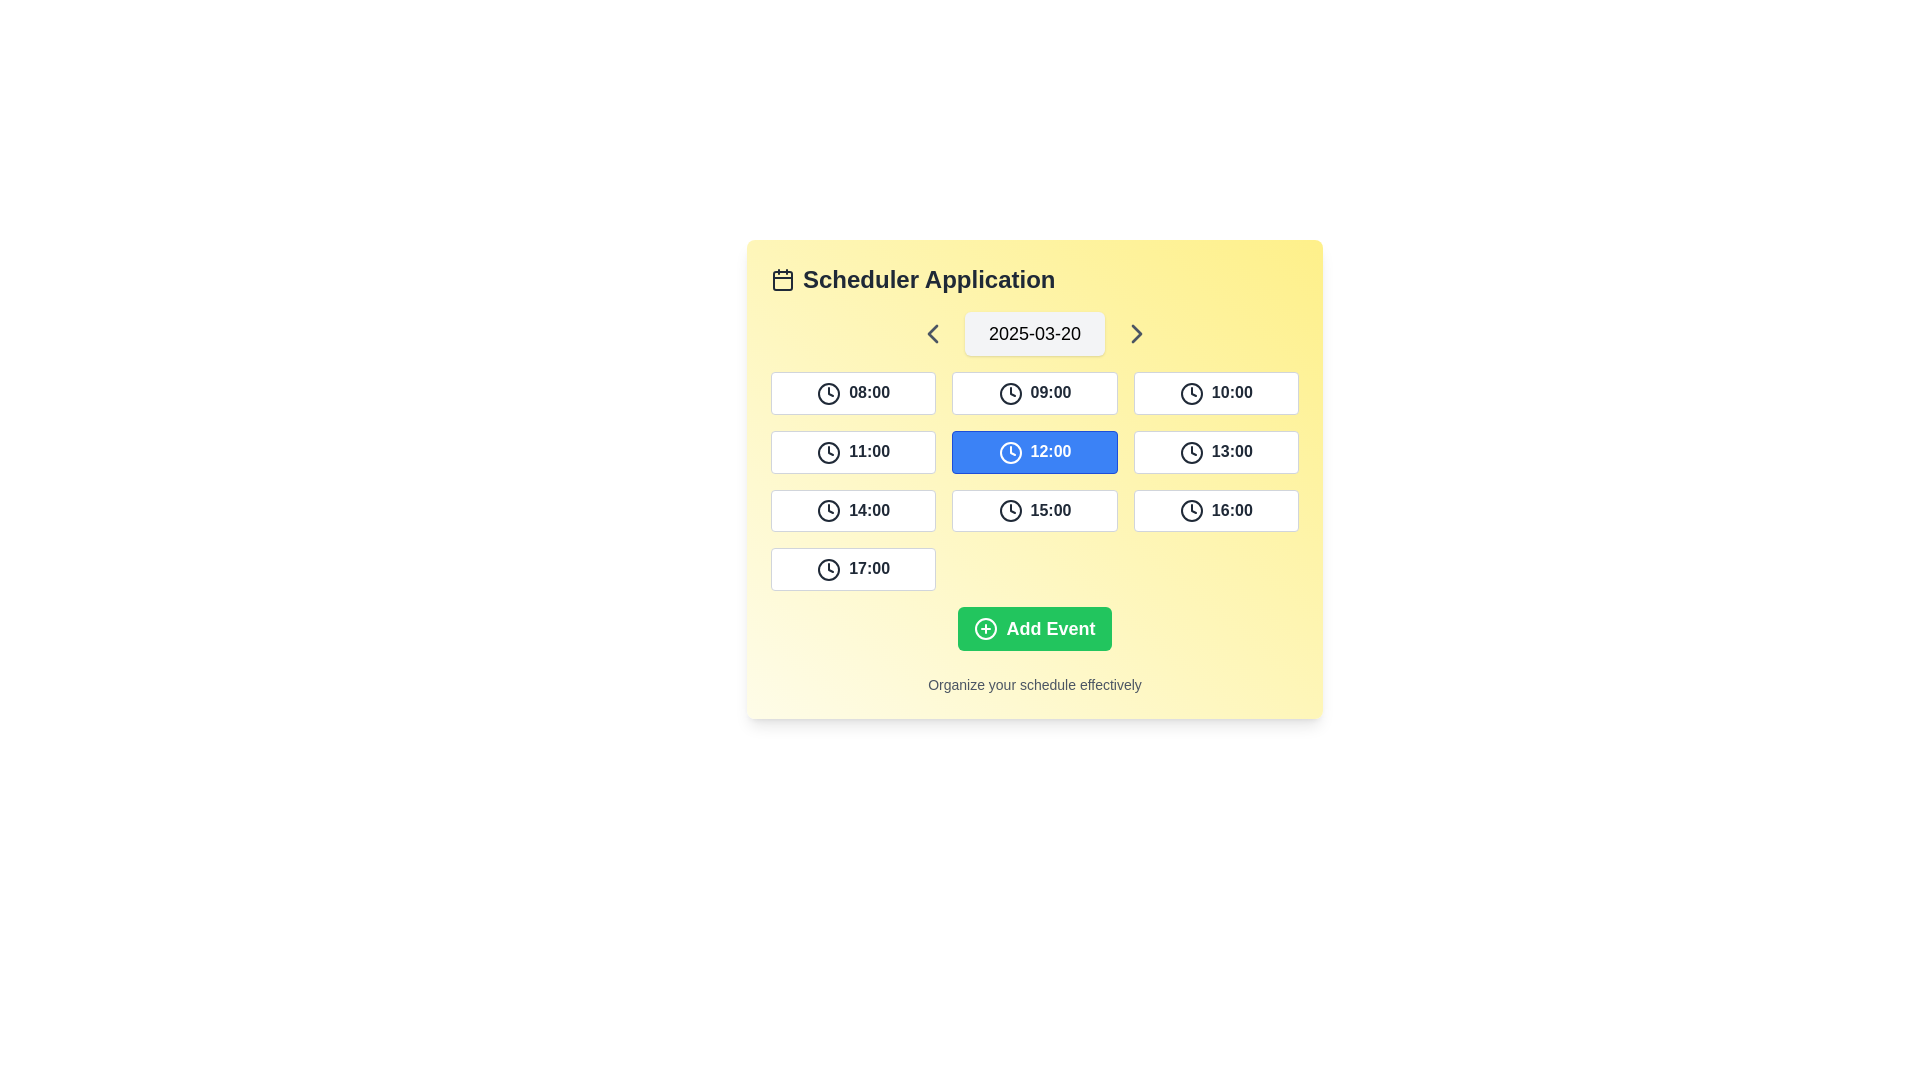 The image size is (1920, 1080). What do you see at coordinates (829, 570) in the screenshot?
I see `the circular clock icon located in the bottom left corner of the Scheduler interface, adjacent to the time slot 17:00` at bounding box center [829, 570].